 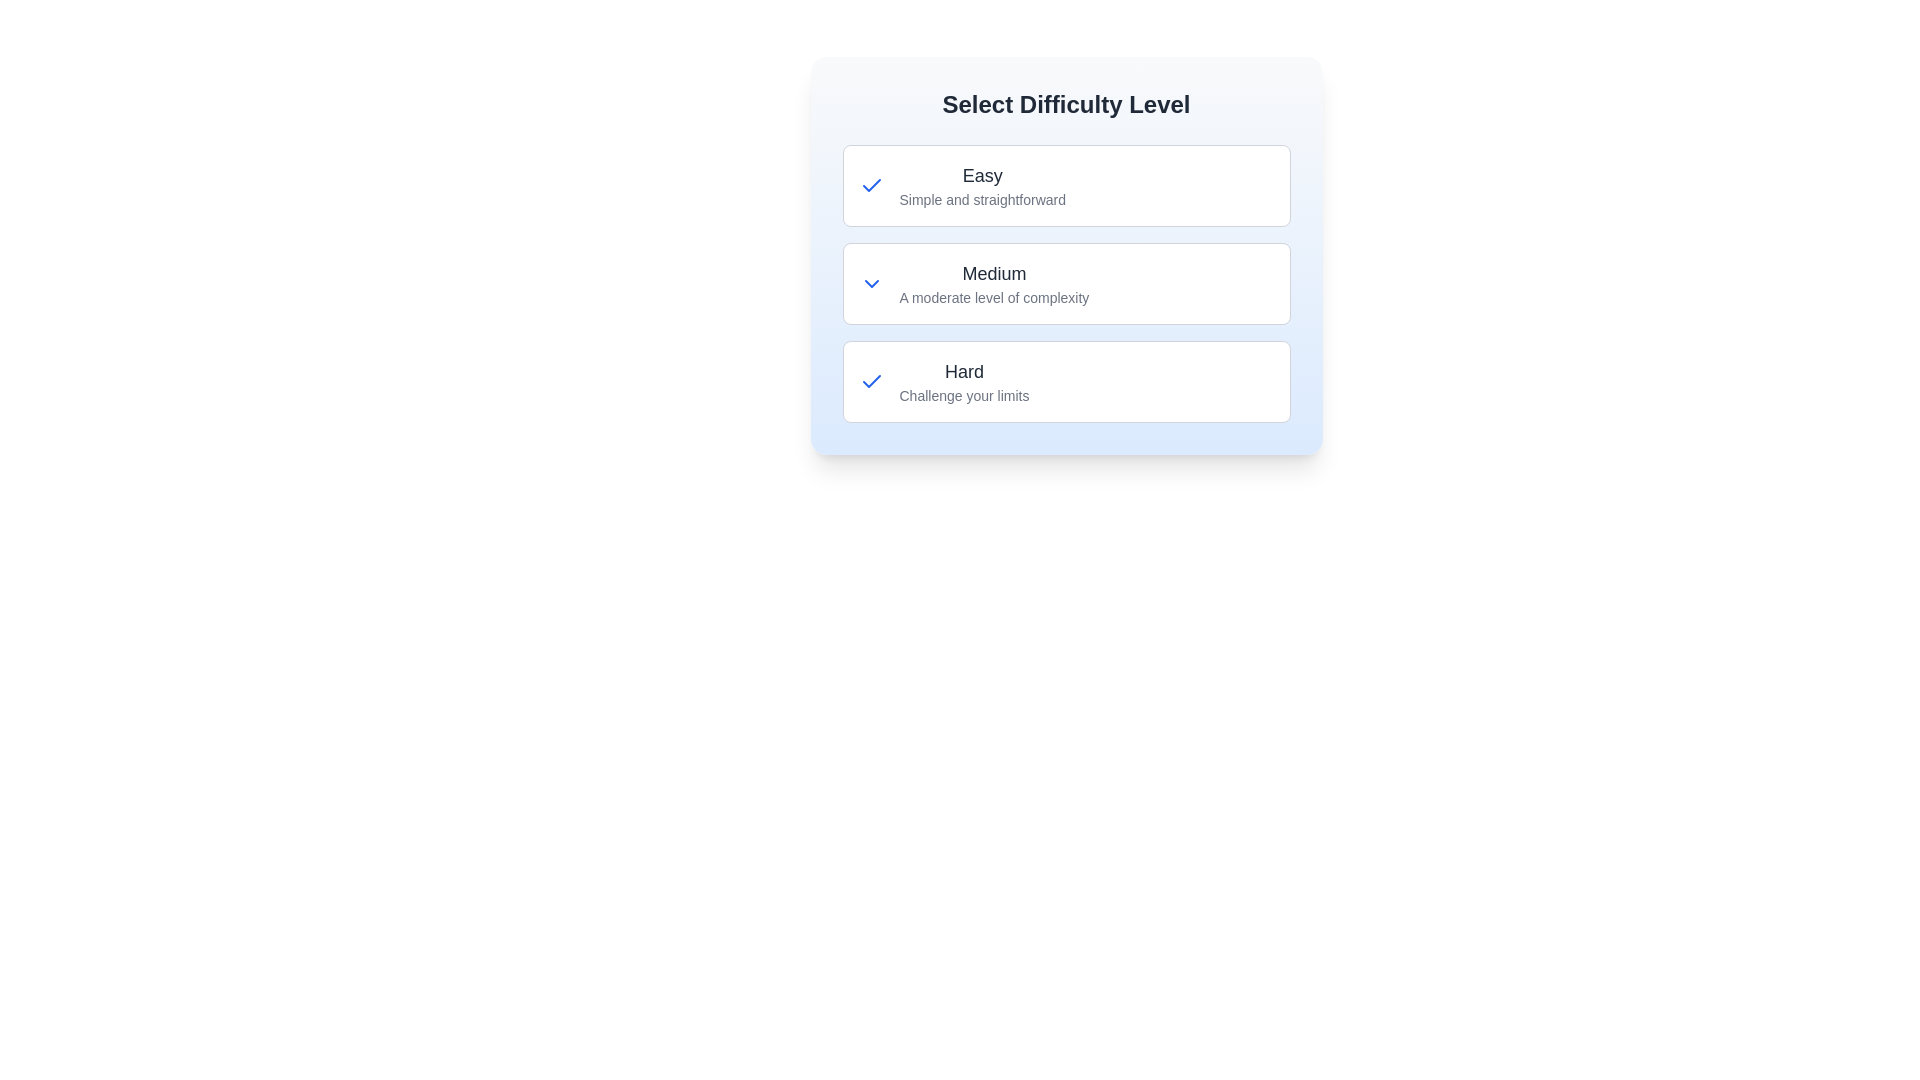 What do you see at coordinates (964, 381) in the screenshot?
I see `the text display that shows 'Hard' and 'Challenge your limits' within the 'Select Difficulty Level' panel` at bounding box center [964, 381].